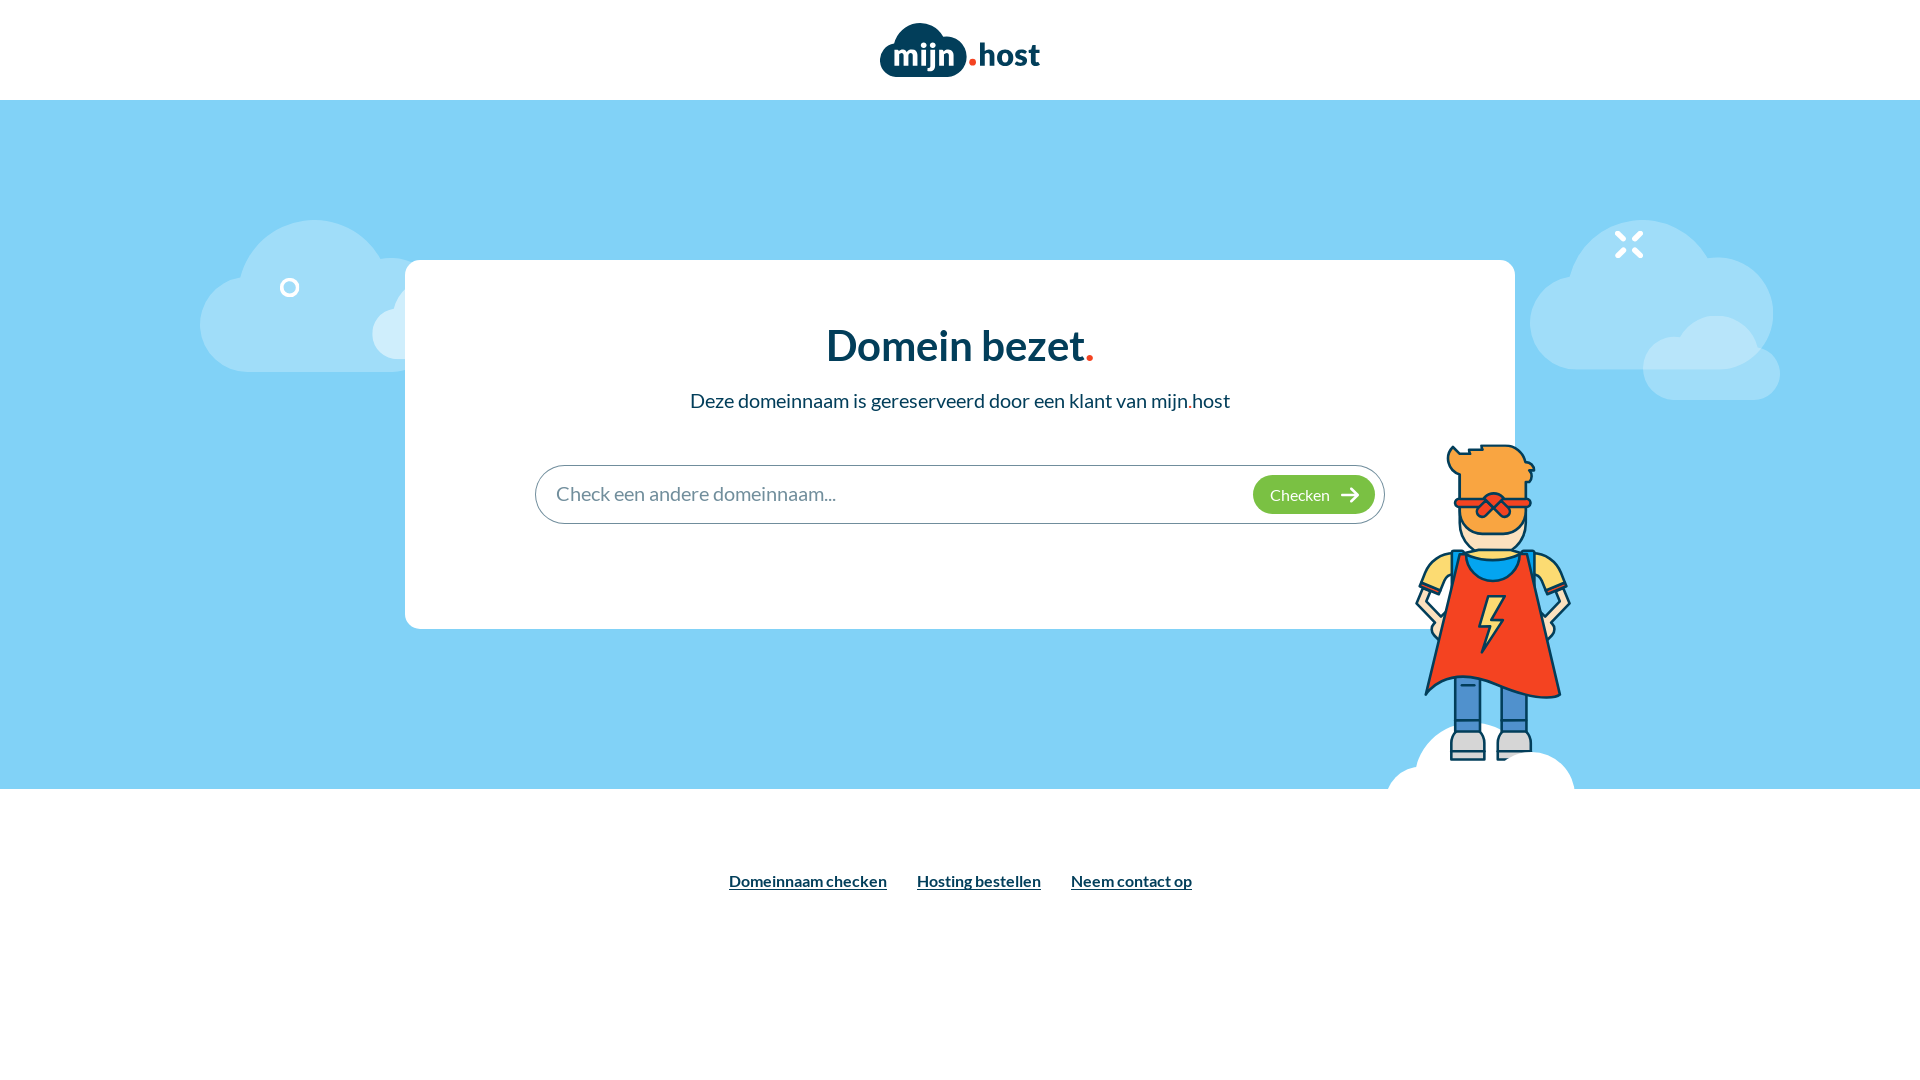 Image resolution: width=1920 pixels, height=1080 pixels. What do you see at coordinates (978, 879) in the screenshot?
I see `'Hosting bestellen'` at bounding box center [978, 879].